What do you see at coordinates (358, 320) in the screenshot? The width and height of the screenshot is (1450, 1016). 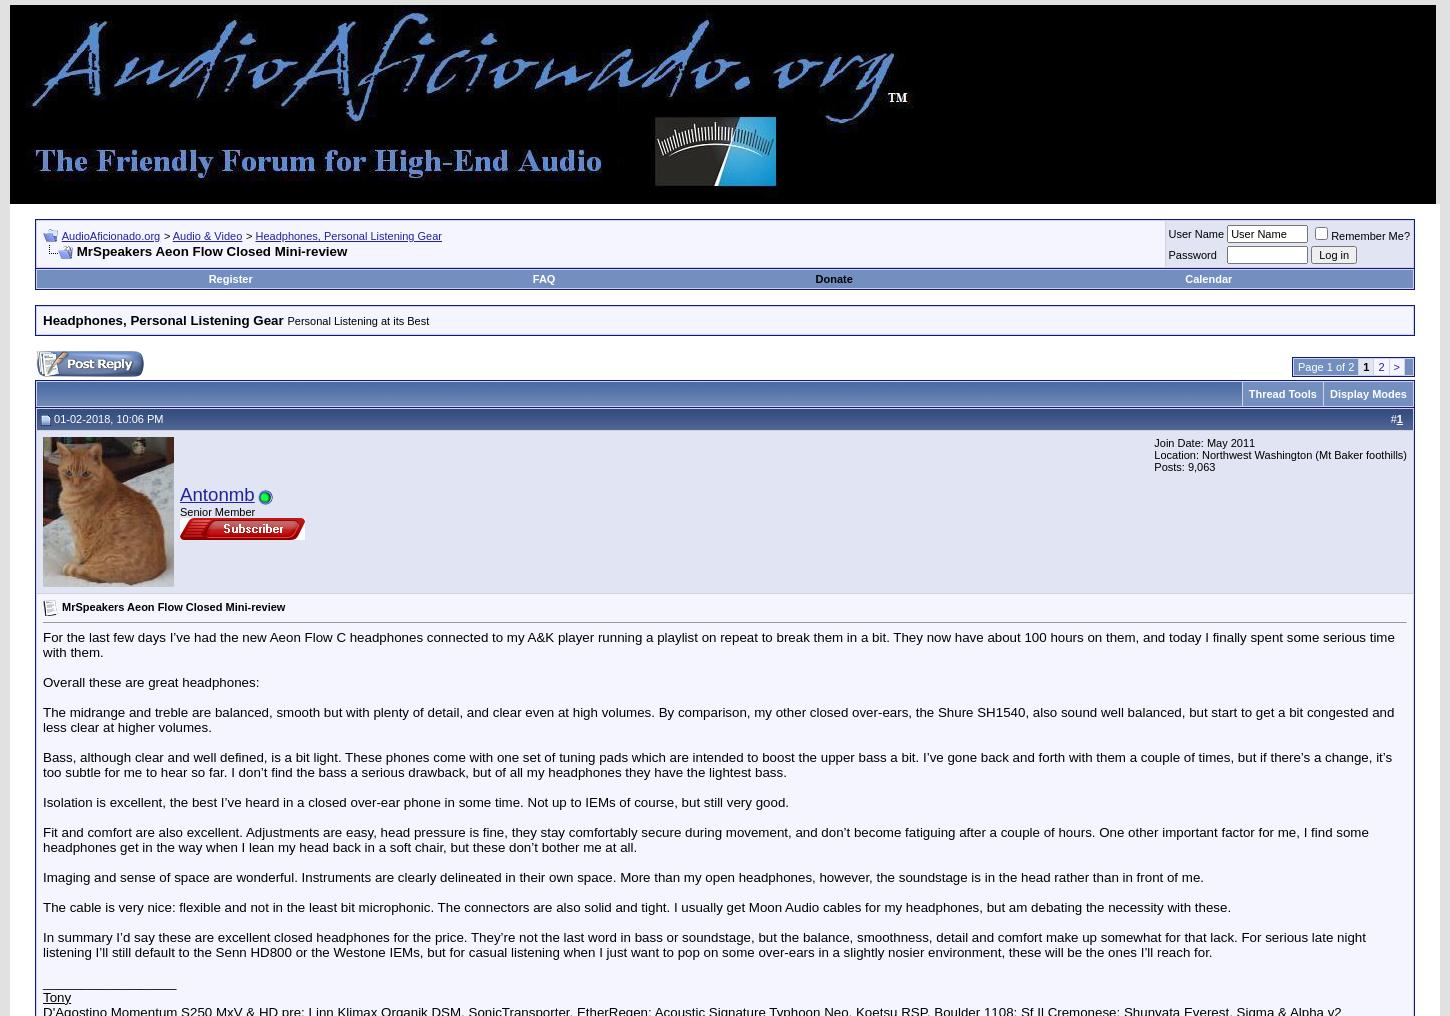 I see `'Personal Listening at its Best'` at bounding box center [358, 320].